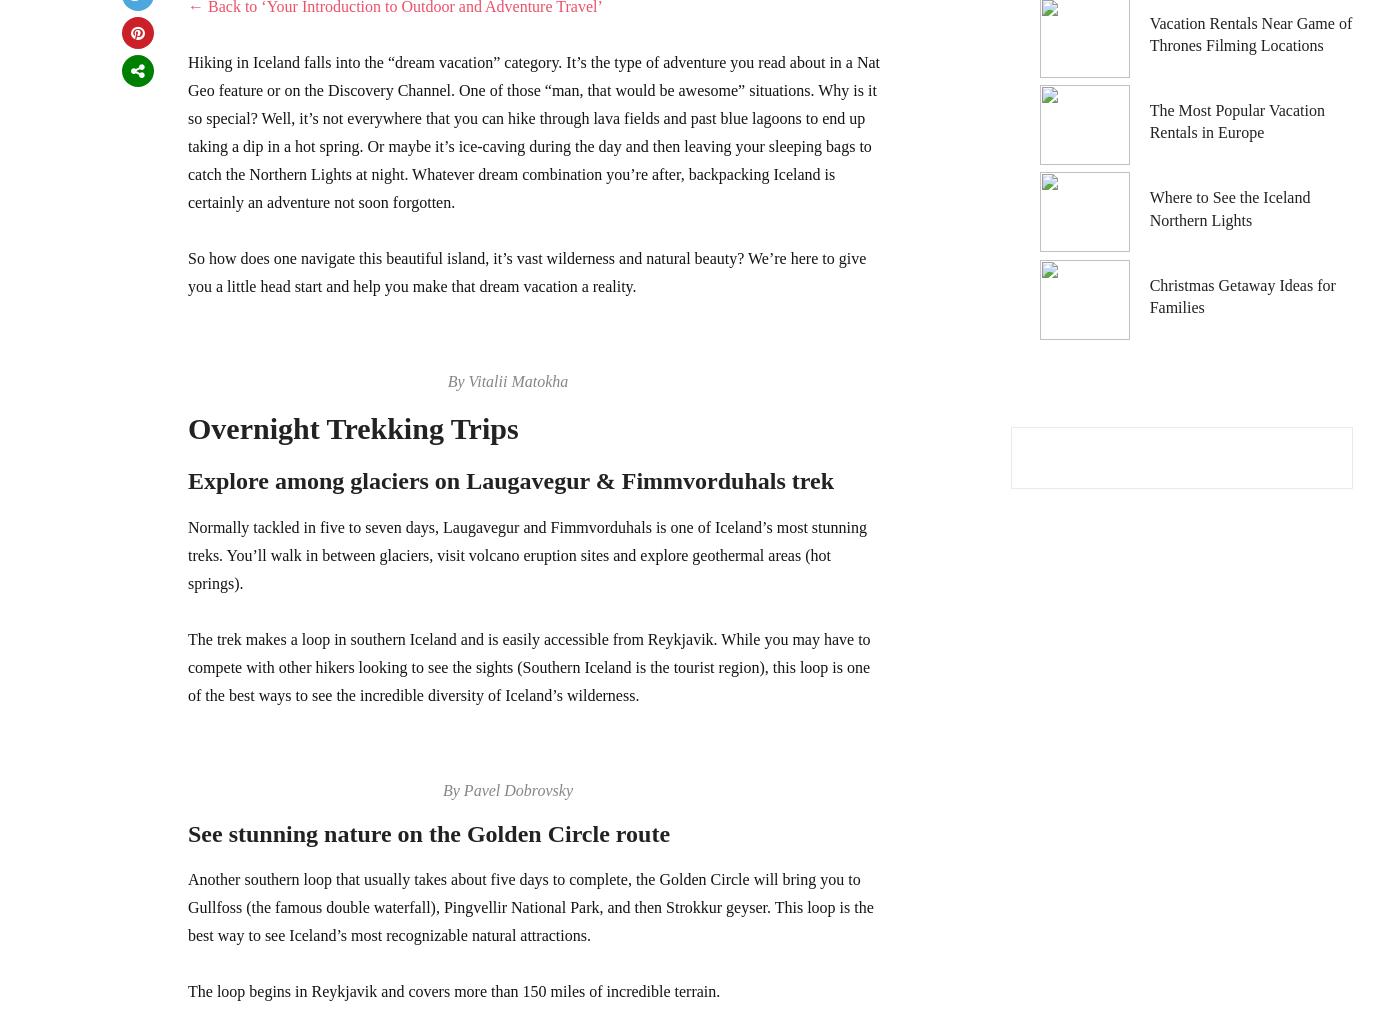  I want to click on 'Netherlands', so click(1036, 68).